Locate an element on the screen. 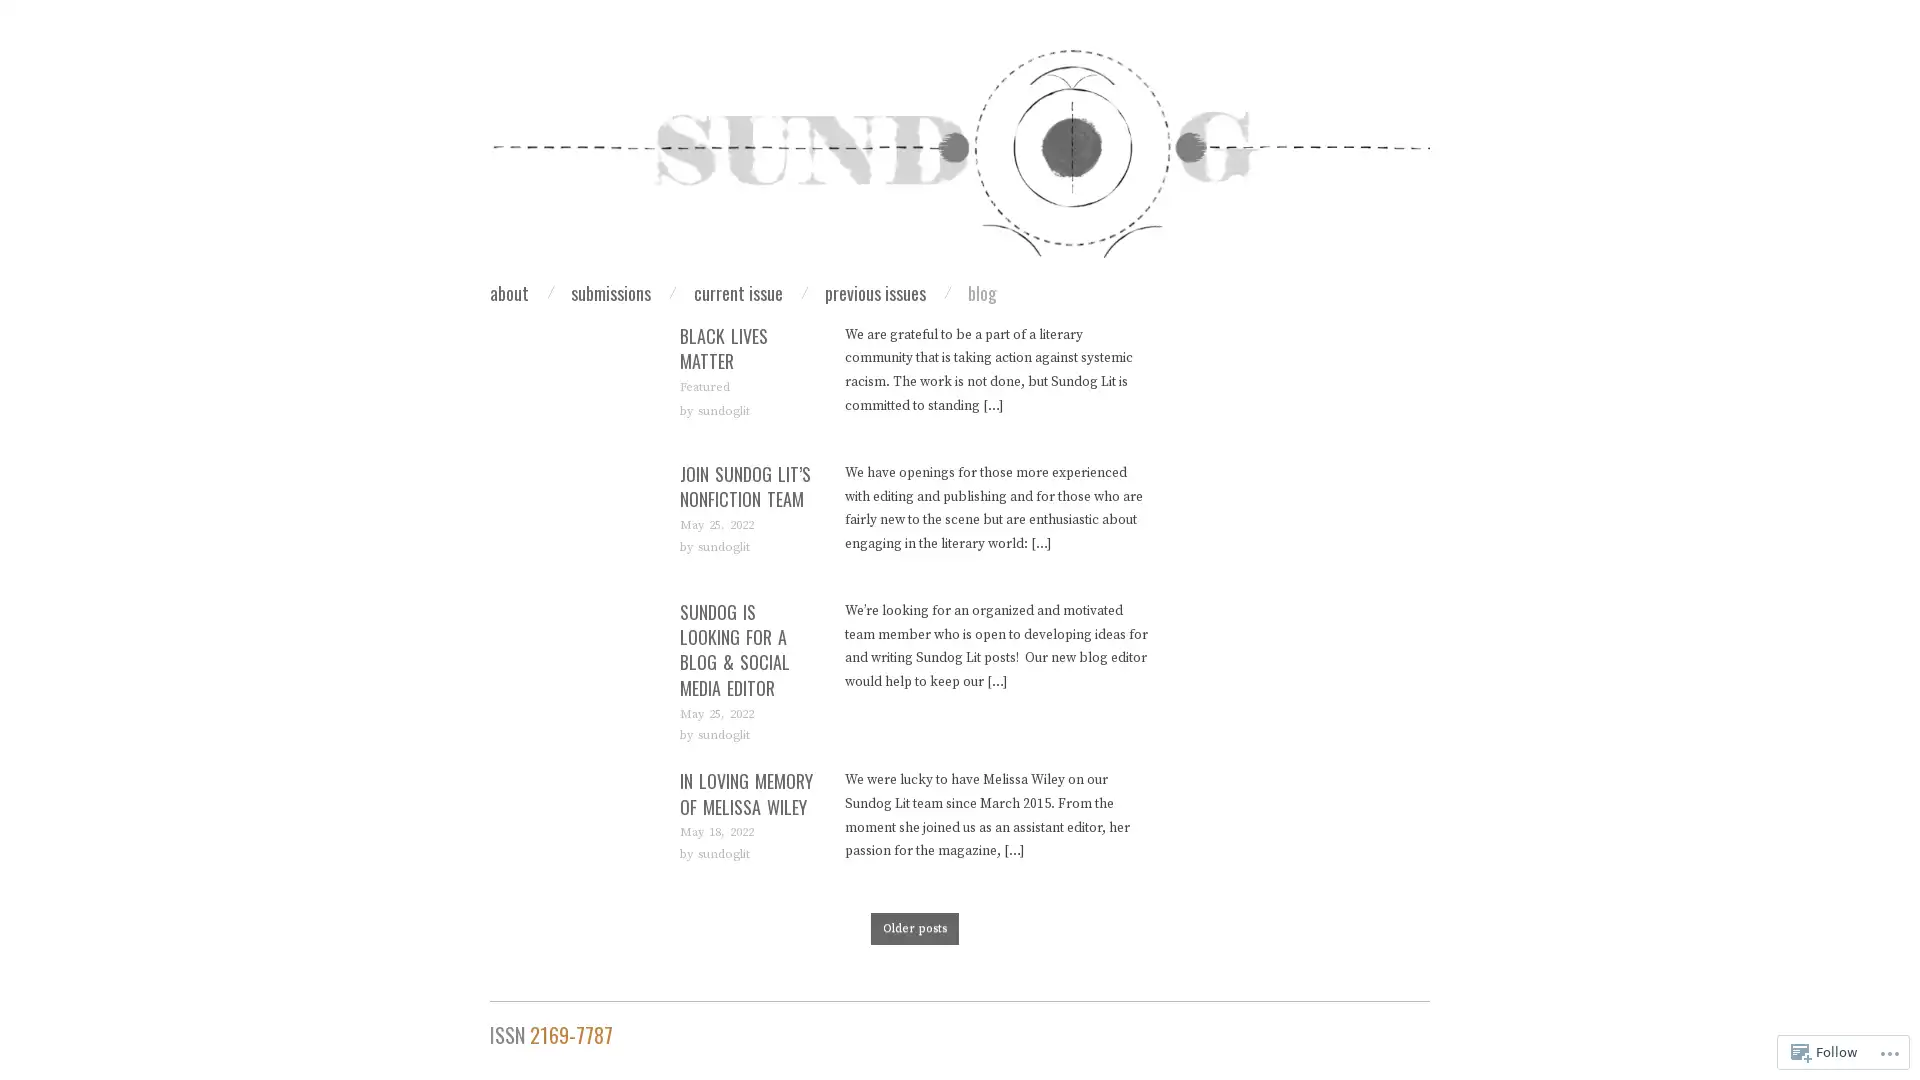 The image size is (1920, 1080). Older posts is located at coordinates (914, 929).